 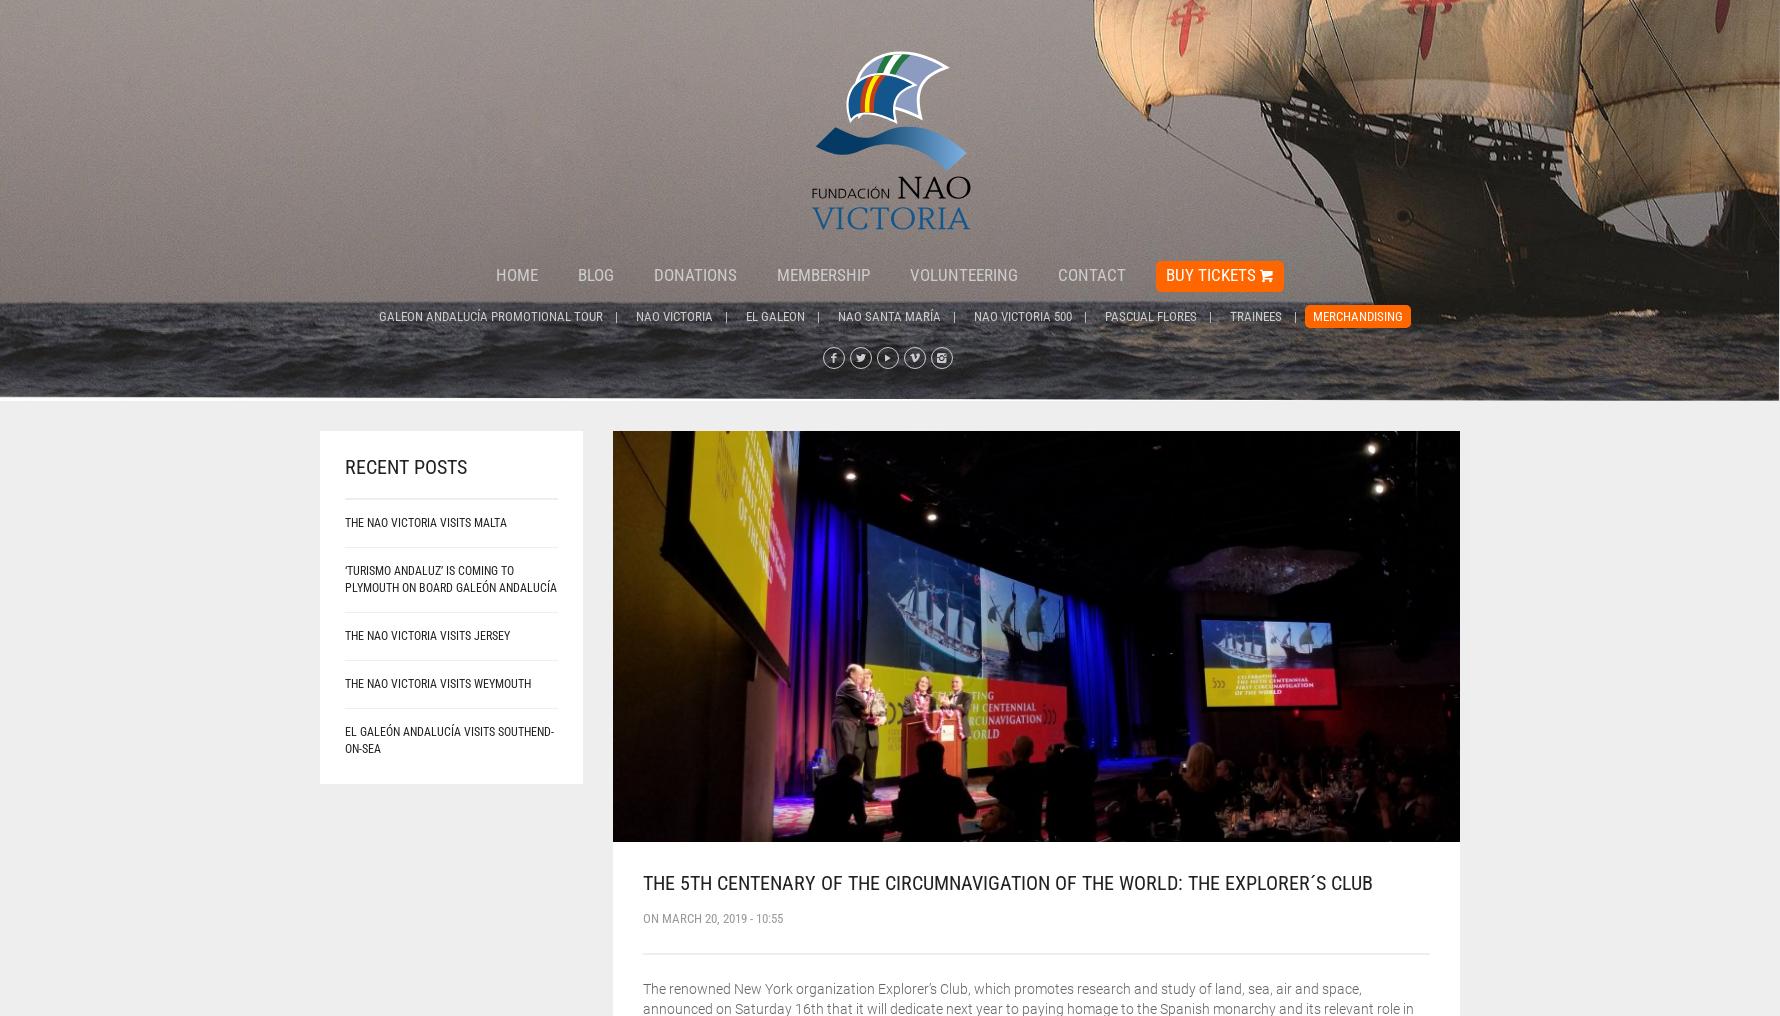 What do you see at coordinates (405, 466) in the screenshot?
I see `'Recent posts'` at bounding box center [405, 466].